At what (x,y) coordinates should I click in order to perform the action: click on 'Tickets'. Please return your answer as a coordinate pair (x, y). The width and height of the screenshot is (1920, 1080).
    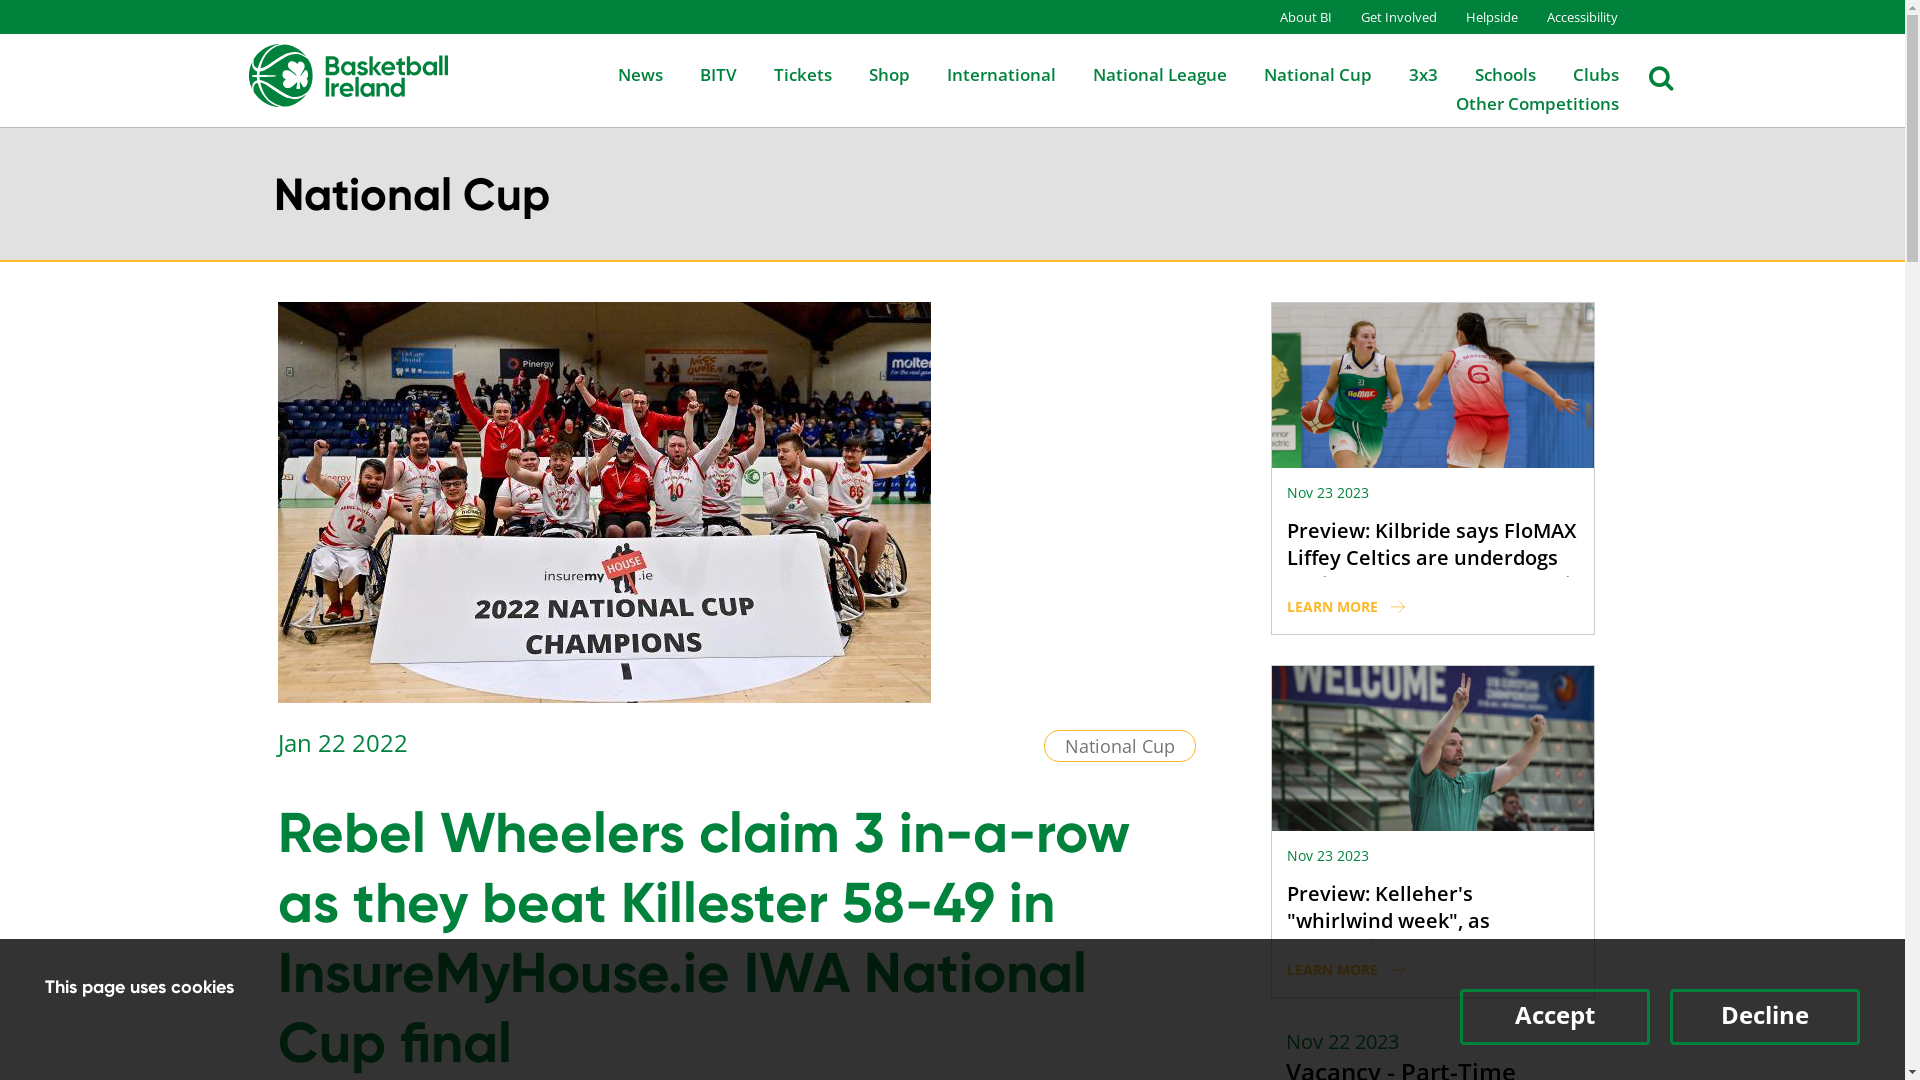
    Looking at the image, I should click on (738, 73).